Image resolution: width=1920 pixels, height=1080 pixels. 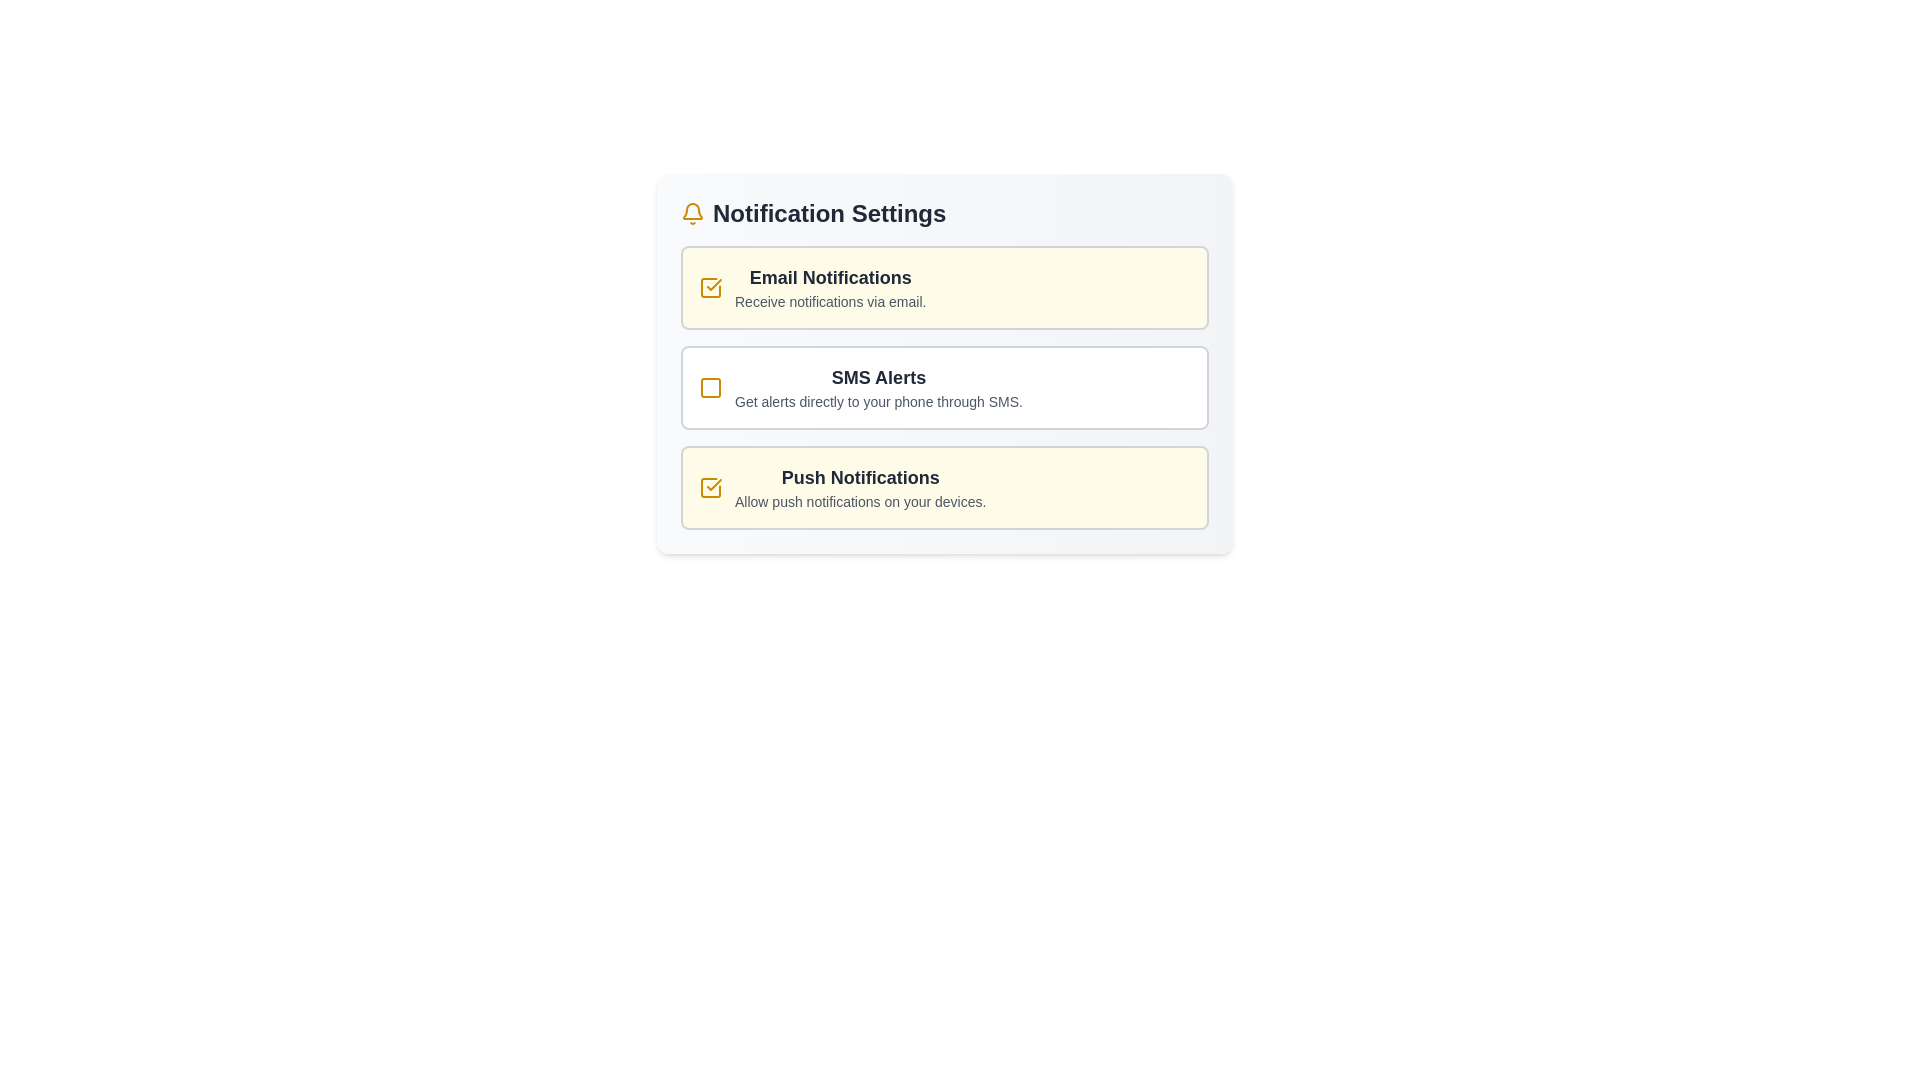 What do you see at coordinates (692, 213) in the screenshot?
I see `the notification icon that is visually representative of the Notification Settings header, positioned to the left of the 'Notification Settings' text label` at bounding box center [692, 213].